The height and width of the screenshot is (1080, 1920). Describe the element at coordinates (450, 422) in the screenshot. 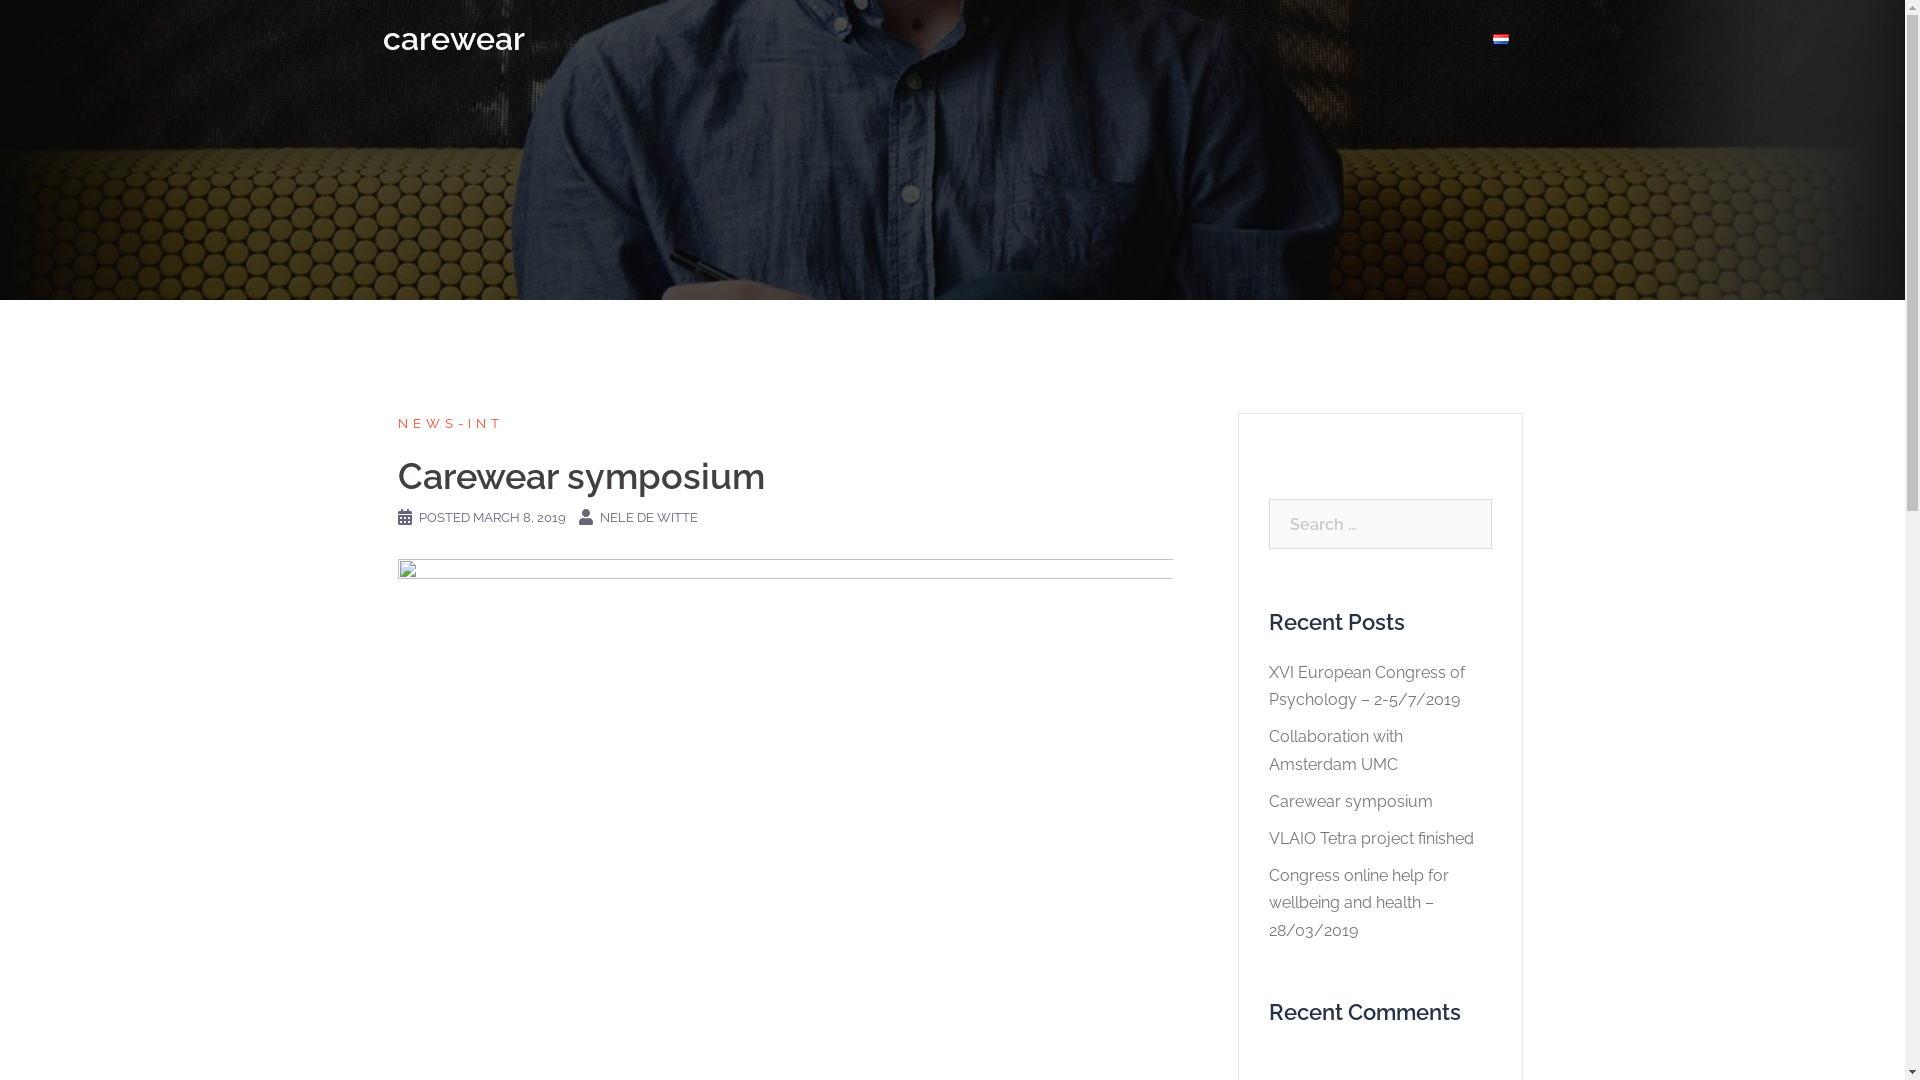

I see `'NEWS-INT'` at that location.